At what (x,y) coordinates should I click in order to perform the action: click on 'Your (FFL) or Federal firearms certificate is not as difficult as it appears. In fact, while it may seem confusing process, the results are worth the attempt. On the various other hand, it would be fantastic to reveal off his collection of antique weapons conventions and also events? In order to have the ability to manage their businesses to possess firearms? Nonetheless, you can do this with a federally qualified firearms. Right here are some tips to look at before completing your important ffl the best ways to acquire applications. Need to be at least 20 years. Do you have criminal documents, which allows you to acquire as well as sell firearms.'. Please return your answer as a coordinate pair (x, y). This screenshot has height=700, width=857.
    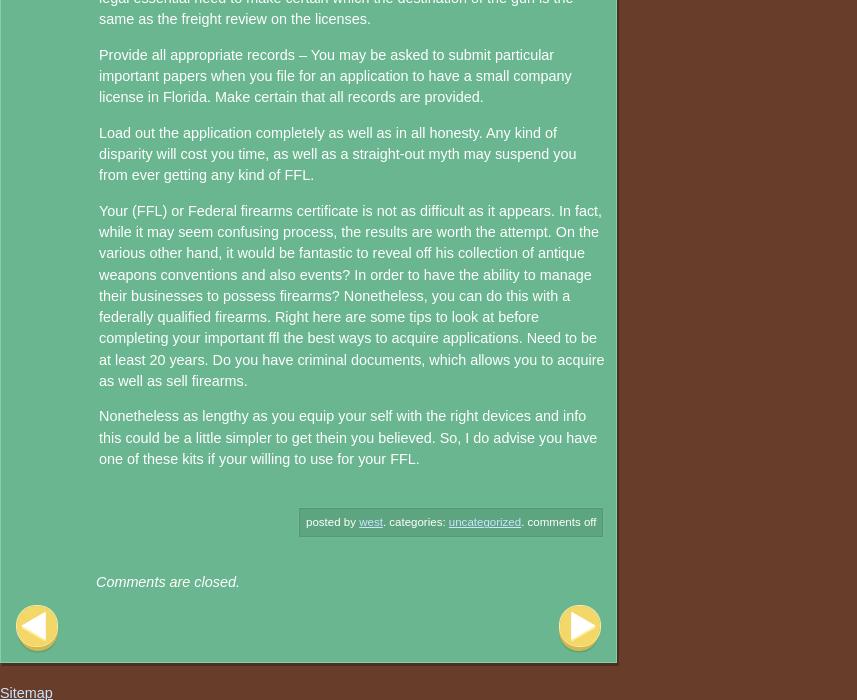
    Looking at the image, I should click on (351, 294).